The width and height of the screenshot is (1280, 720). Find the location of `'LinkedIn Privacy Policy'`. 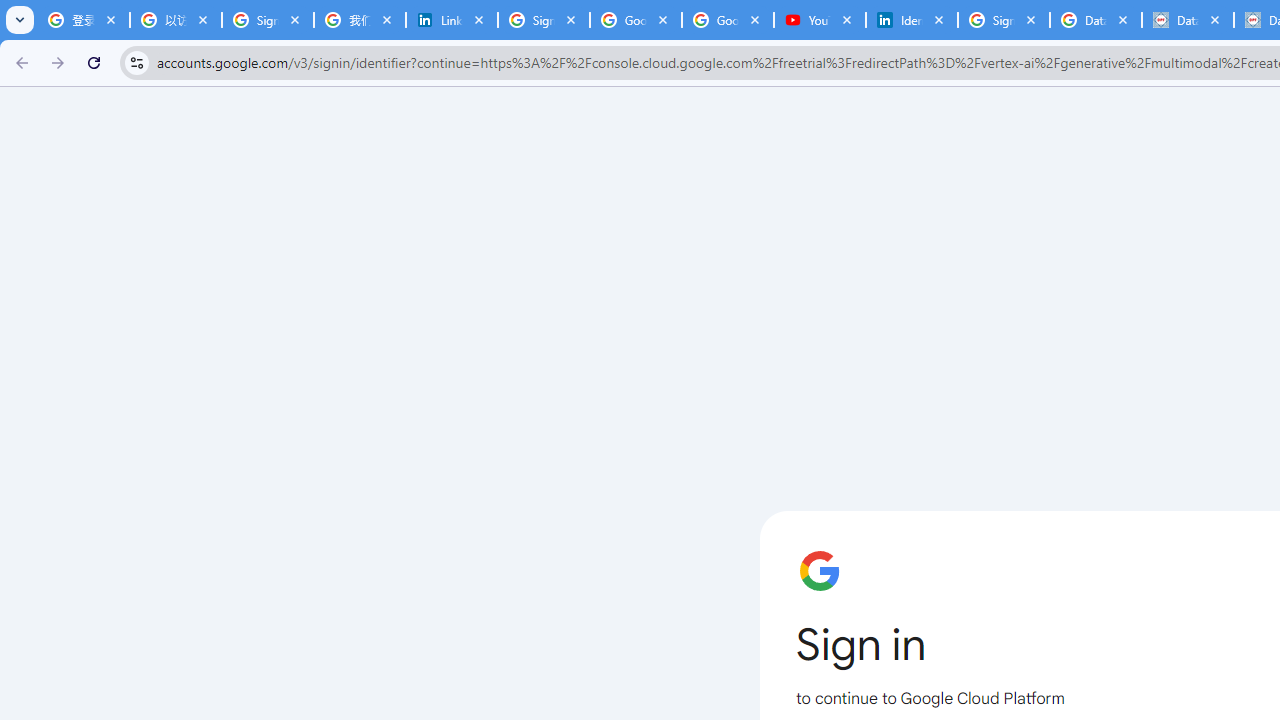

'LinkedIn Privacy Policy' is located at coordinates (450, 20).